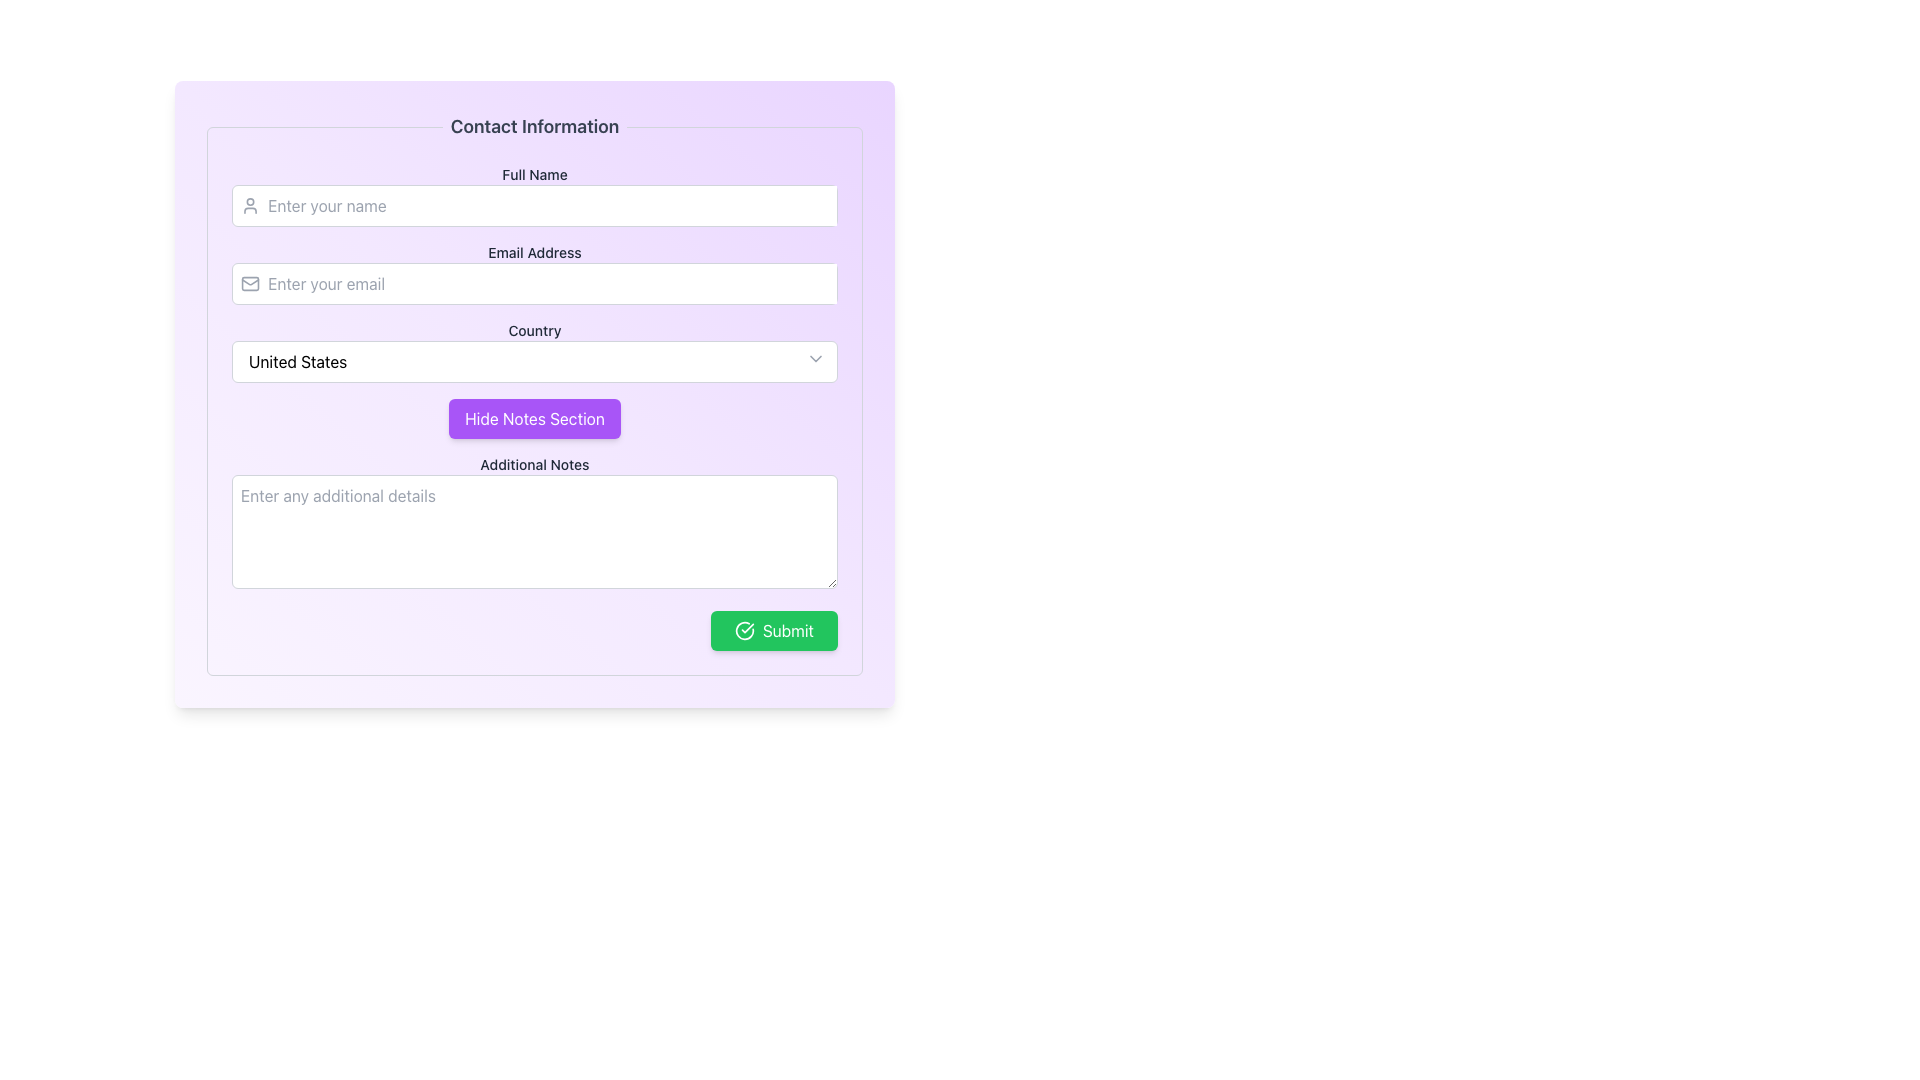 The height and width of the screenshot is (1080, 1920). I want to click on the button located in the middle section of the form, just below the 'Country' dropdown, so click(534, 418).